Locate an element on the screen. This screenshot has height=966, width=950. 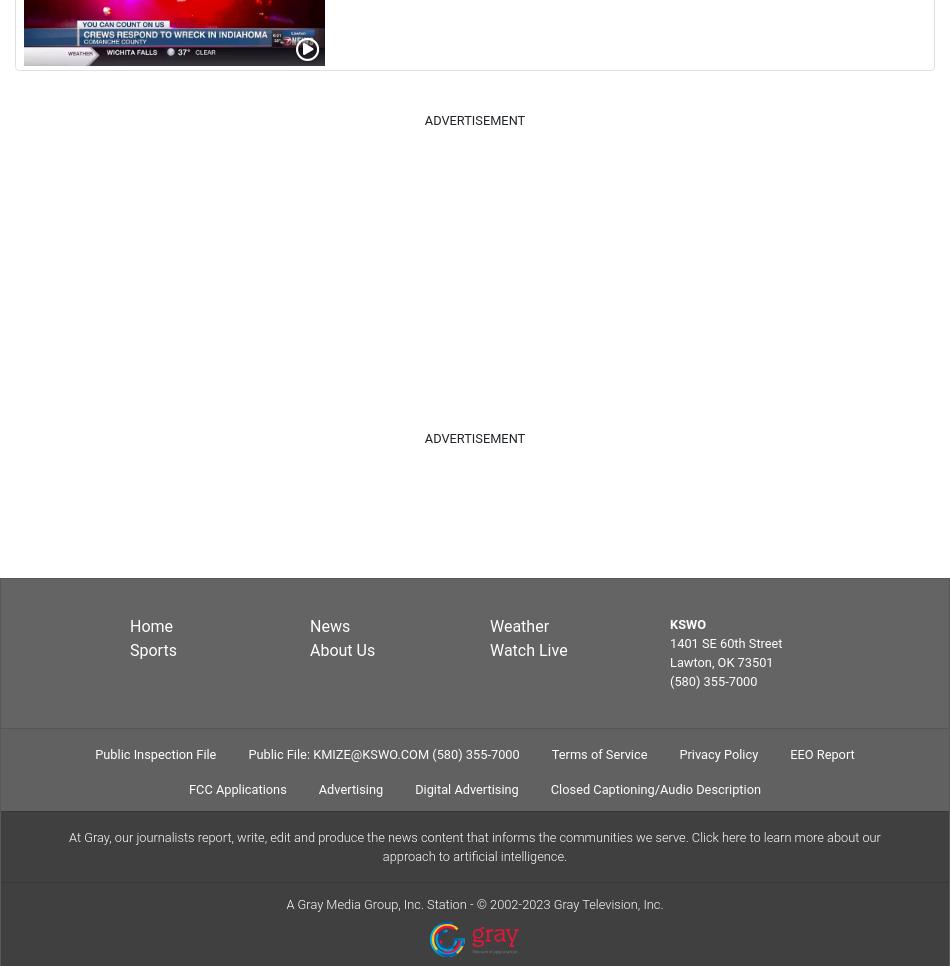
'2002-2023 Gray Television, Inc.' is located at coordinates (490, 903).